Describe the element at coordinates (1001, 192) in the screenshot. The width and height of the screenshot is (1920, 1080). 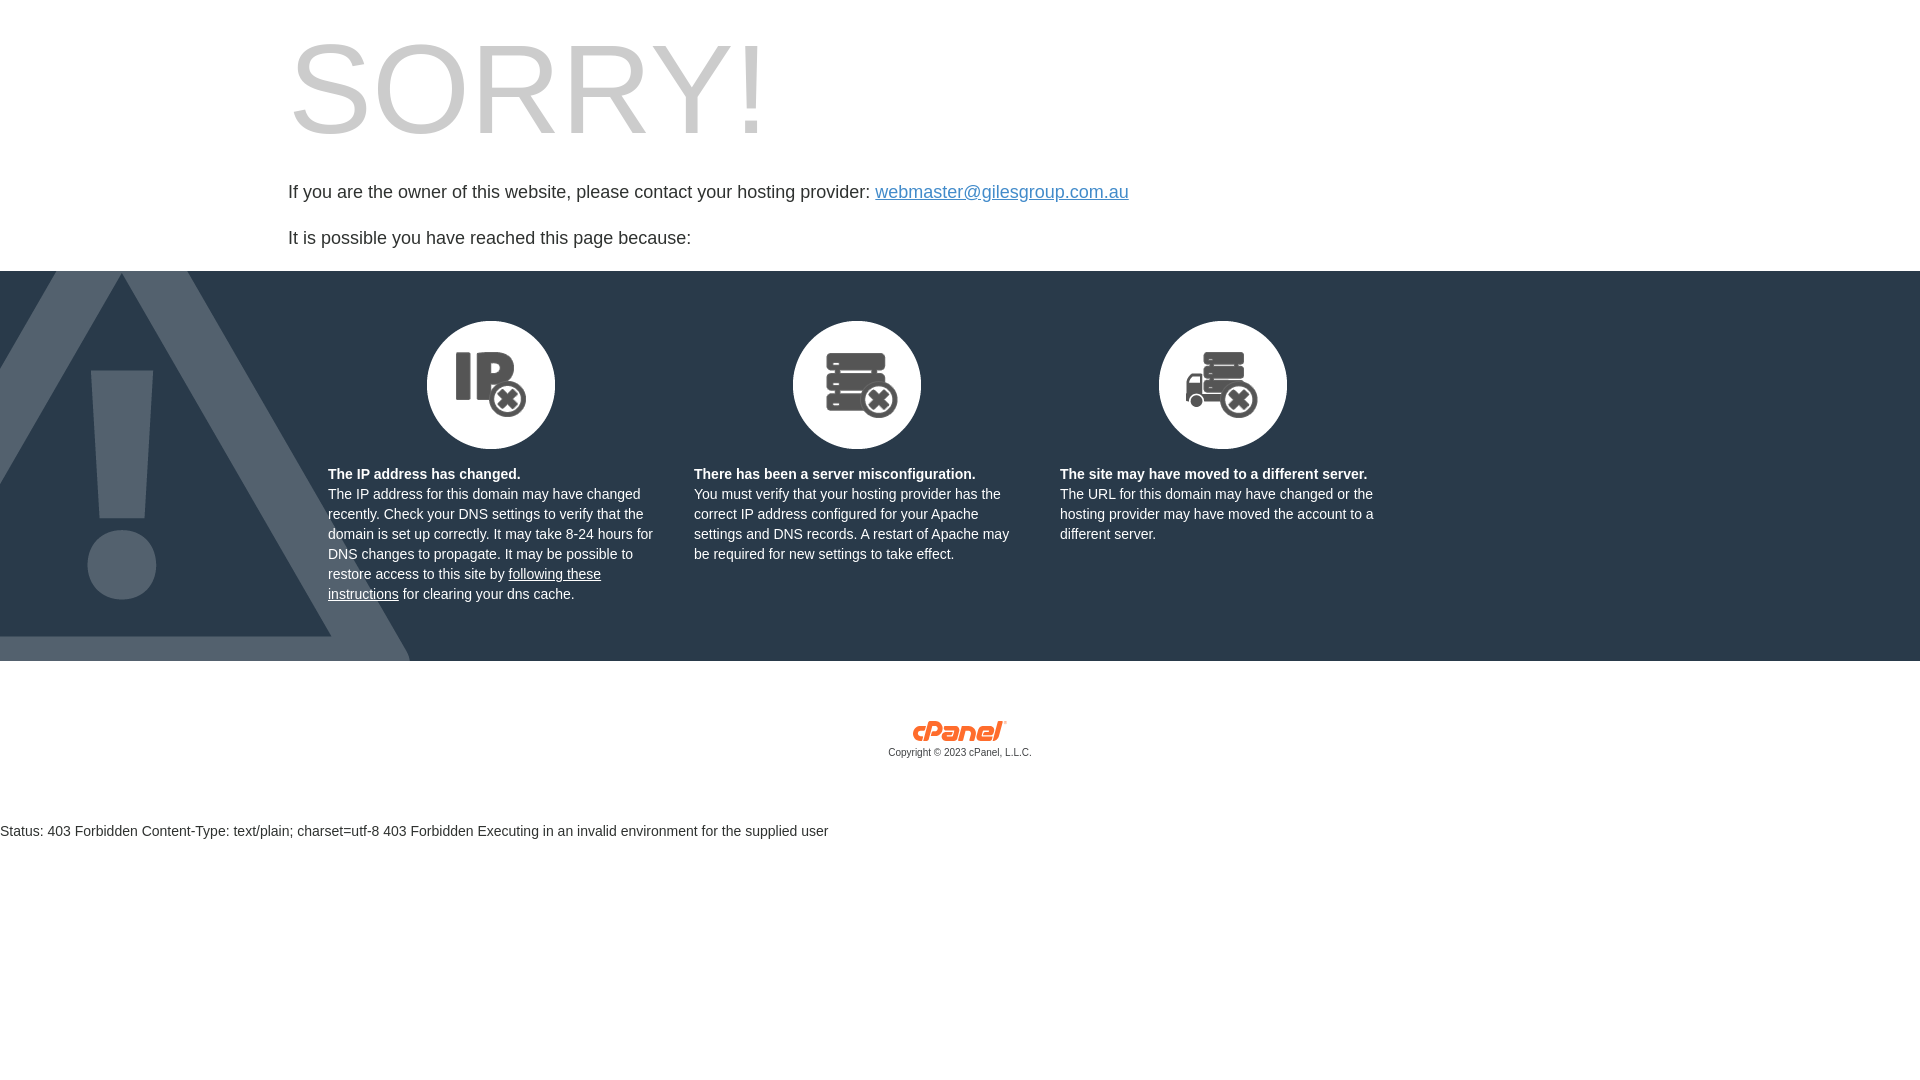
I see `'webmaster@gilesgroup.com.au'` at that location.